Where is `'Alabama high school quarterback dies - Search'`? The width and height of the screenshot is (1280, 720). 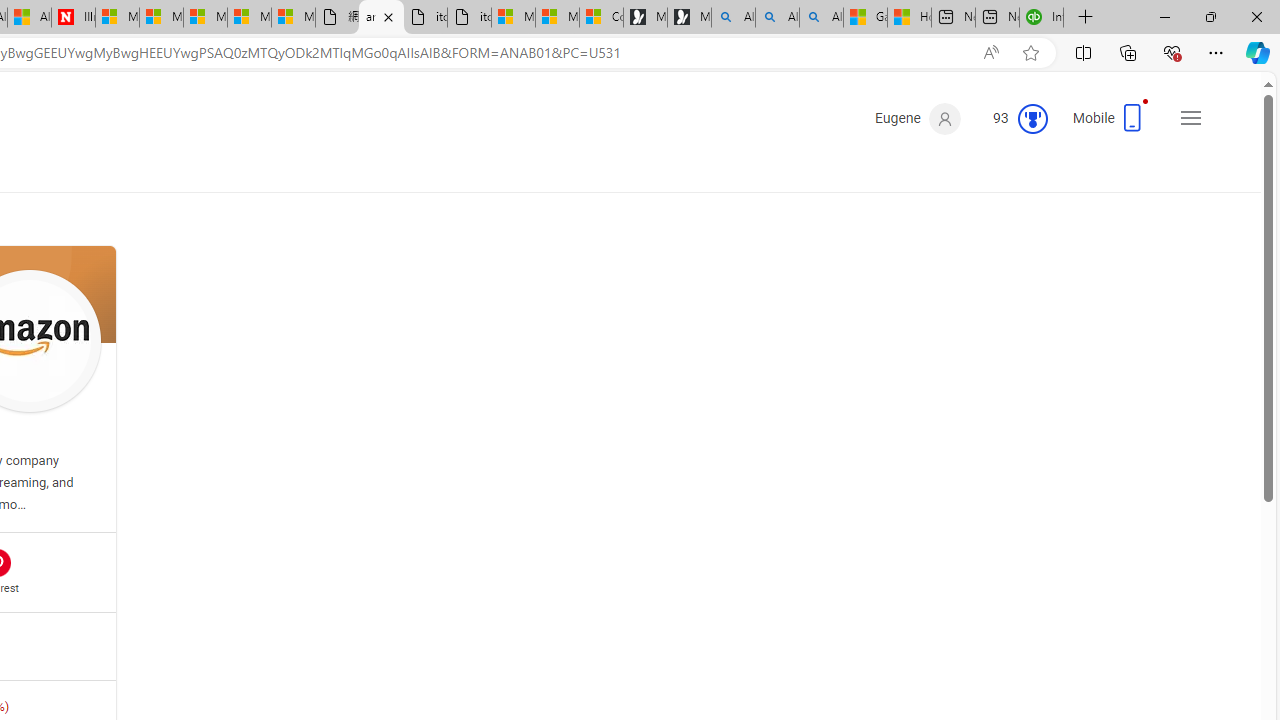 'Alabama high school quarterback dies - Search' is located at coordinates (732, 17).